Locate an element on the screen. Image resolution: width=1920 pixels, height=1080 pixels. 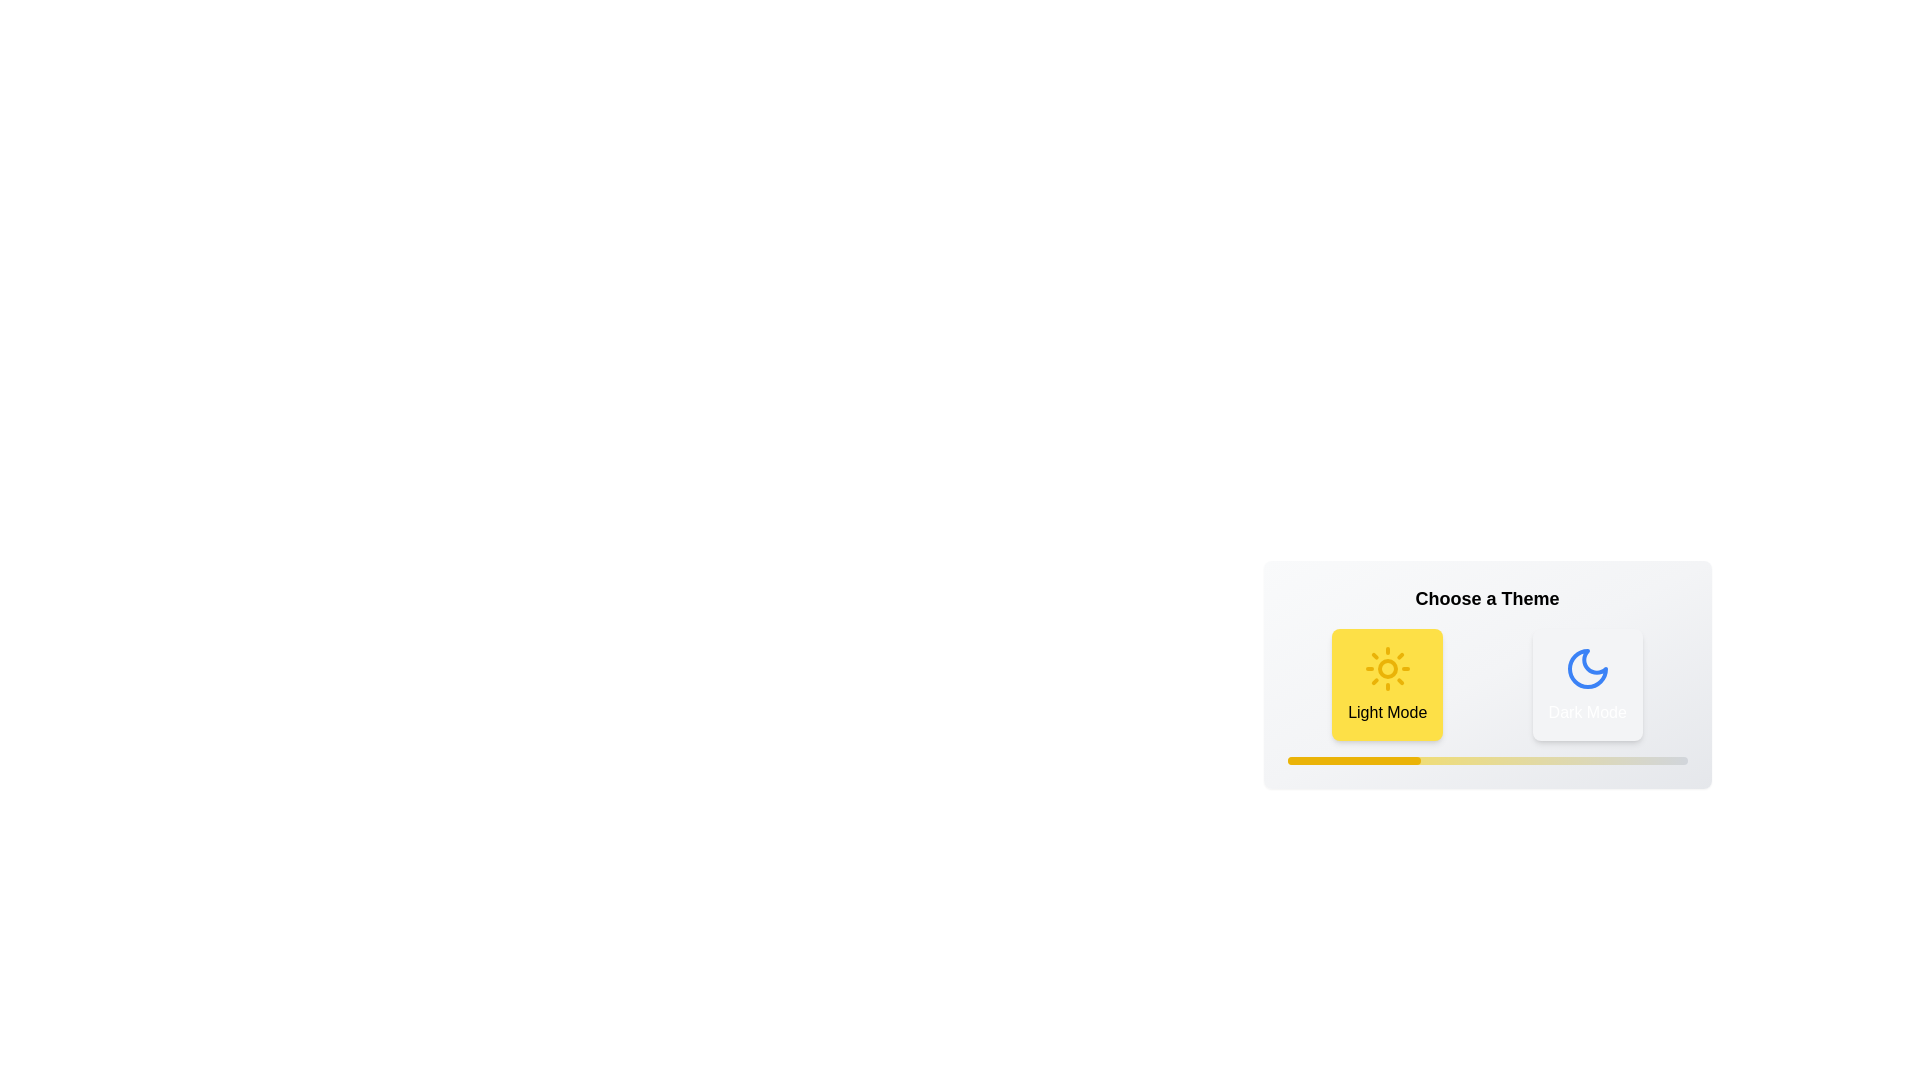
the 'Light Mode' button is located at coordinates (1386, 684).